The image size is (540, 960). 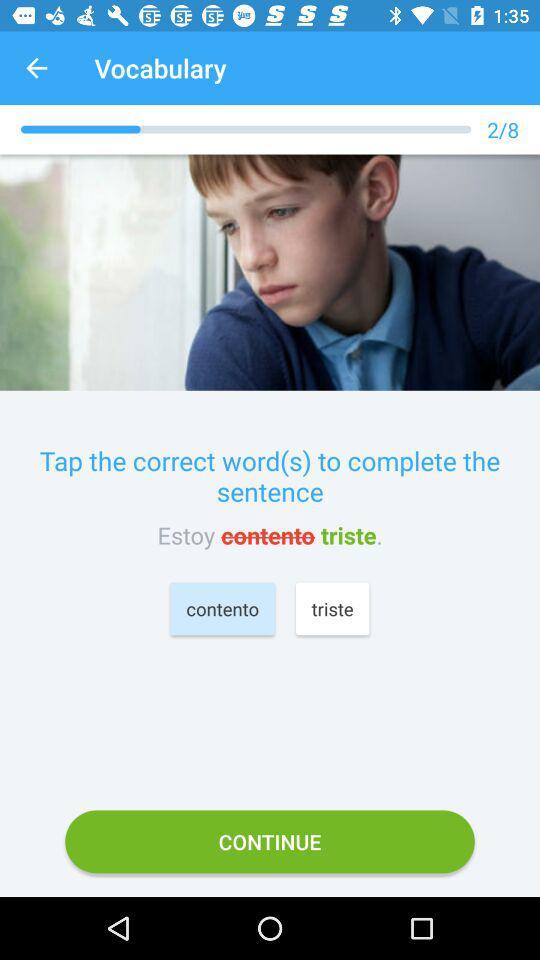 What do you see at coordinates (36, 68) in the screenshot?
I see `the icon next to the vocabulary app` at bounding box center [36, 68].